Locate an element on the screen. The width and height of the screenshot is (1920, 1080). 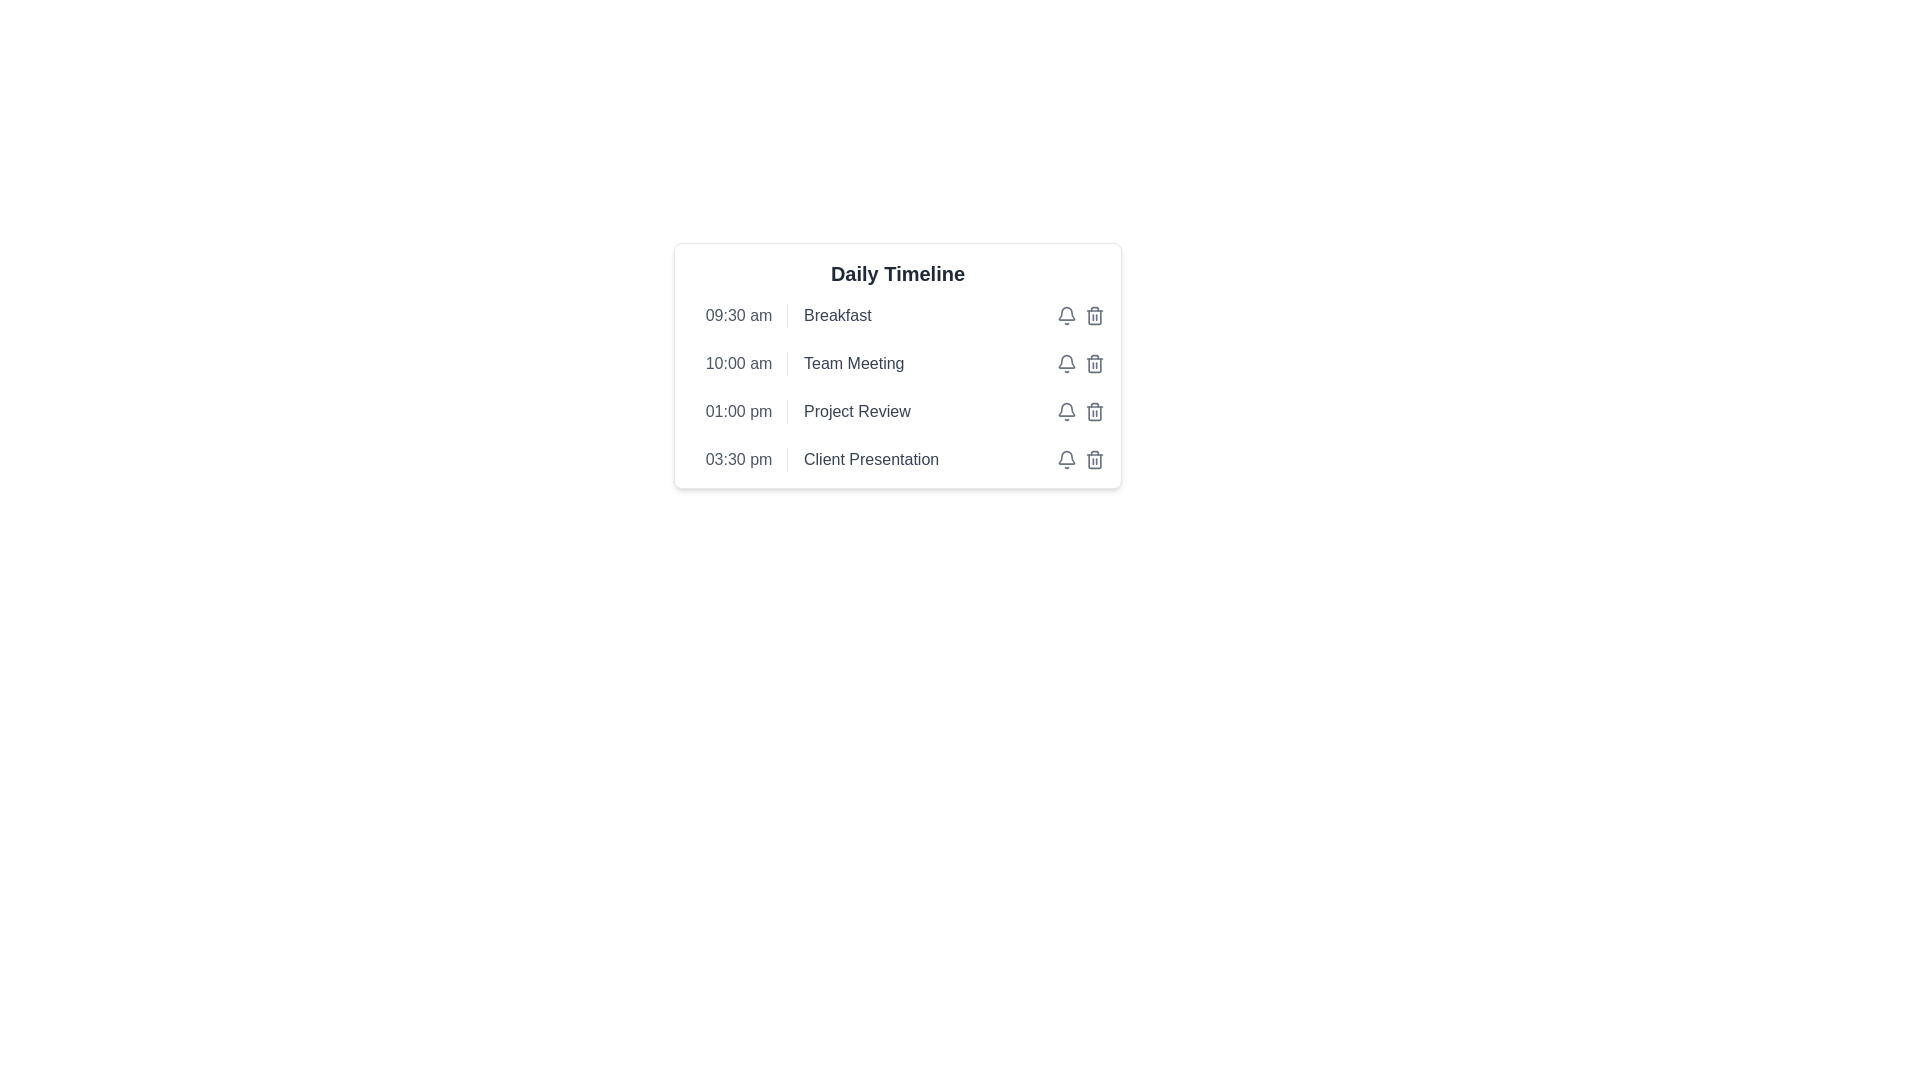
the notifications button located to the right of the 'Project Review' text label is located at coordinates (1065, 315).